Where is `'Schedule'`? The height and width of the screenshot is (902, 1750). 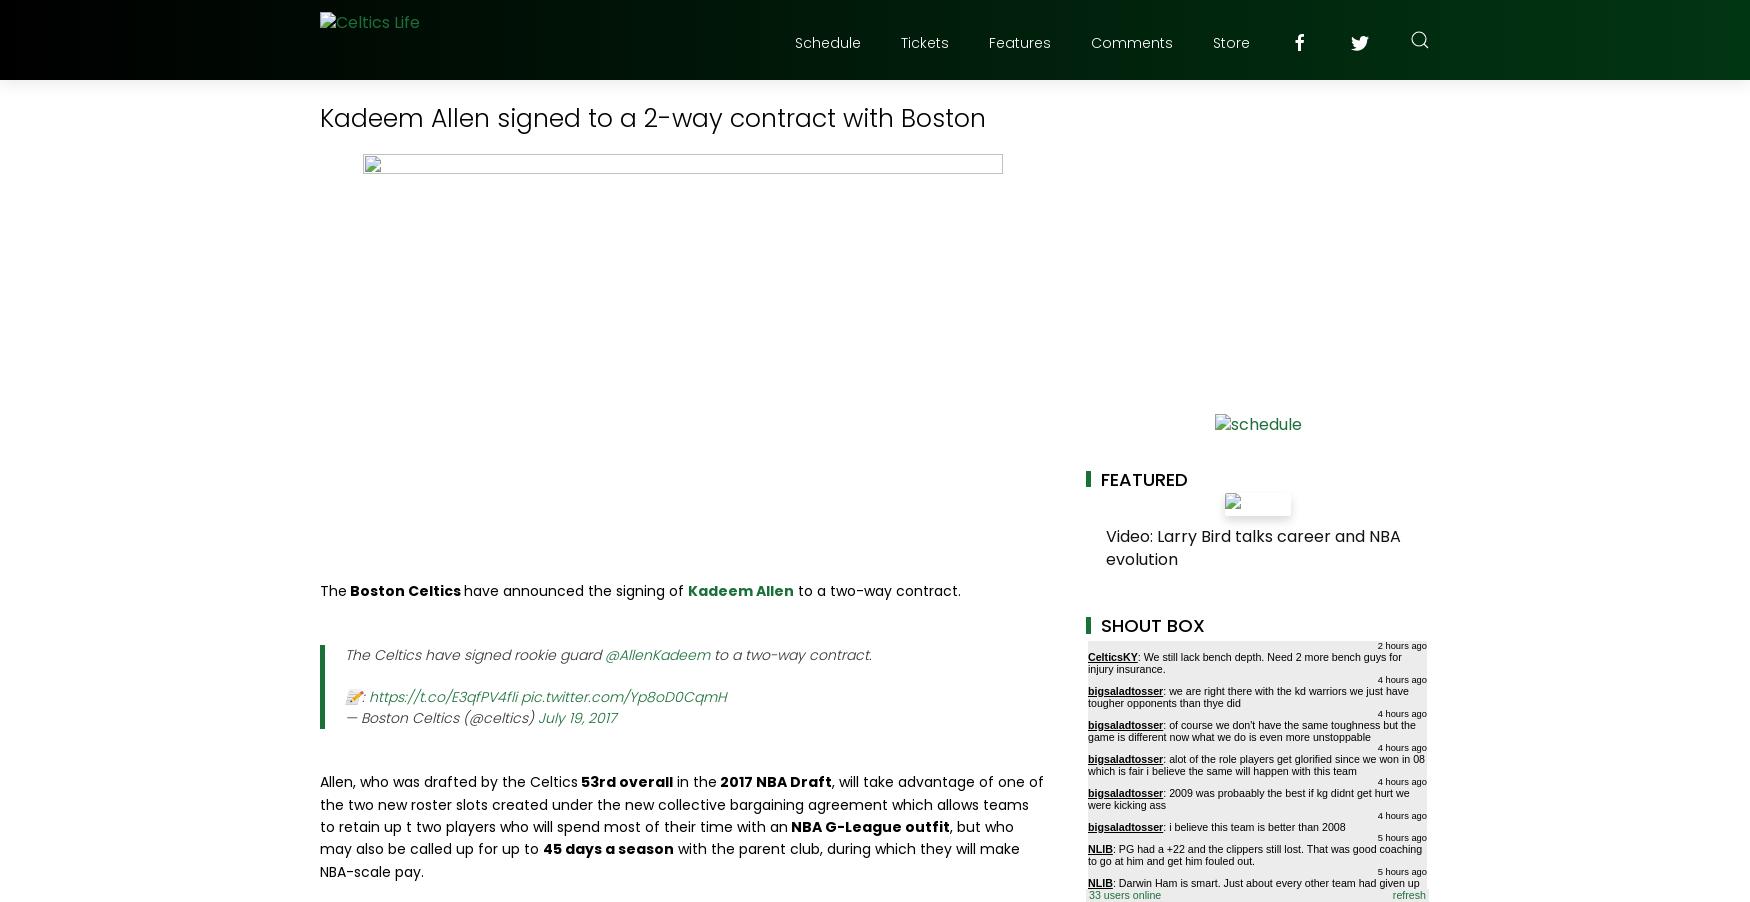
'Schedule' is located at coordinates (827, 42).